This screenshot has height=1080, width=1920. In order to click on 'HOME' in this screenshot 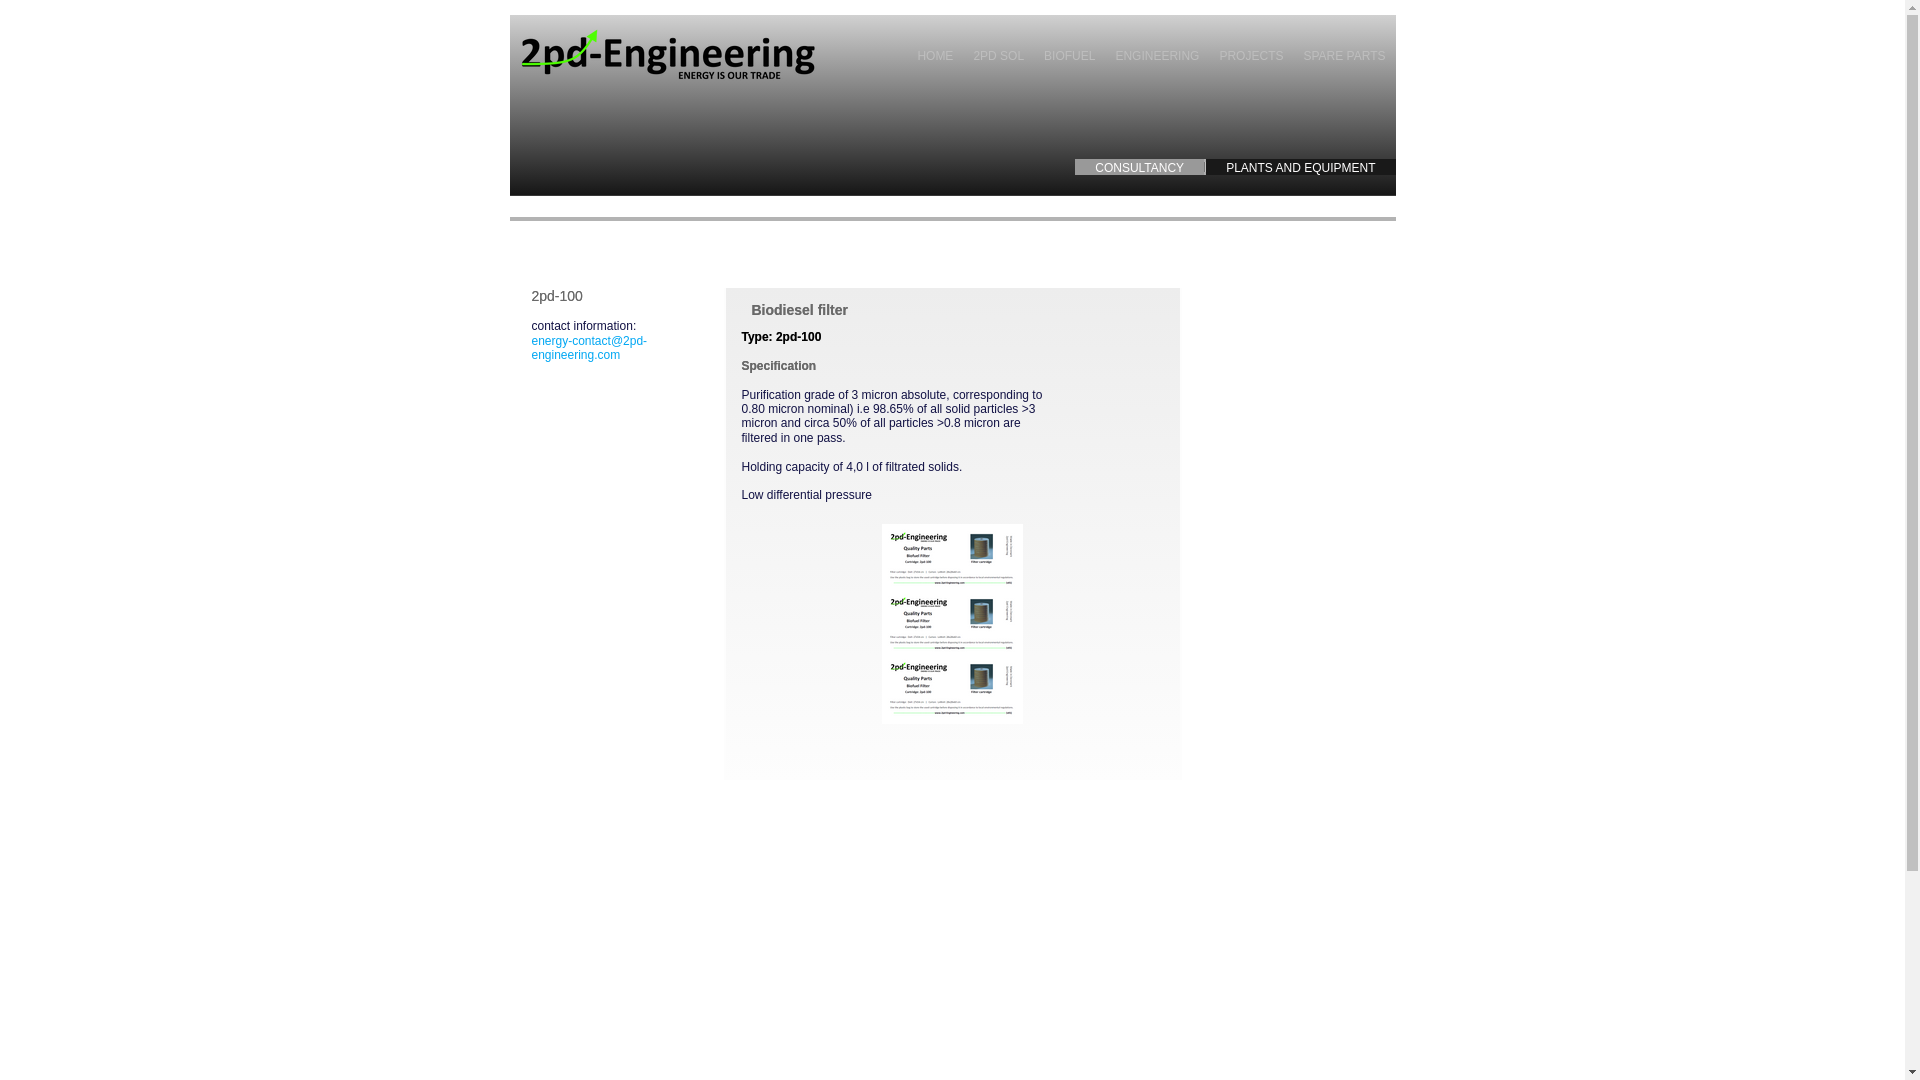, I will do `click(934, 55)`.